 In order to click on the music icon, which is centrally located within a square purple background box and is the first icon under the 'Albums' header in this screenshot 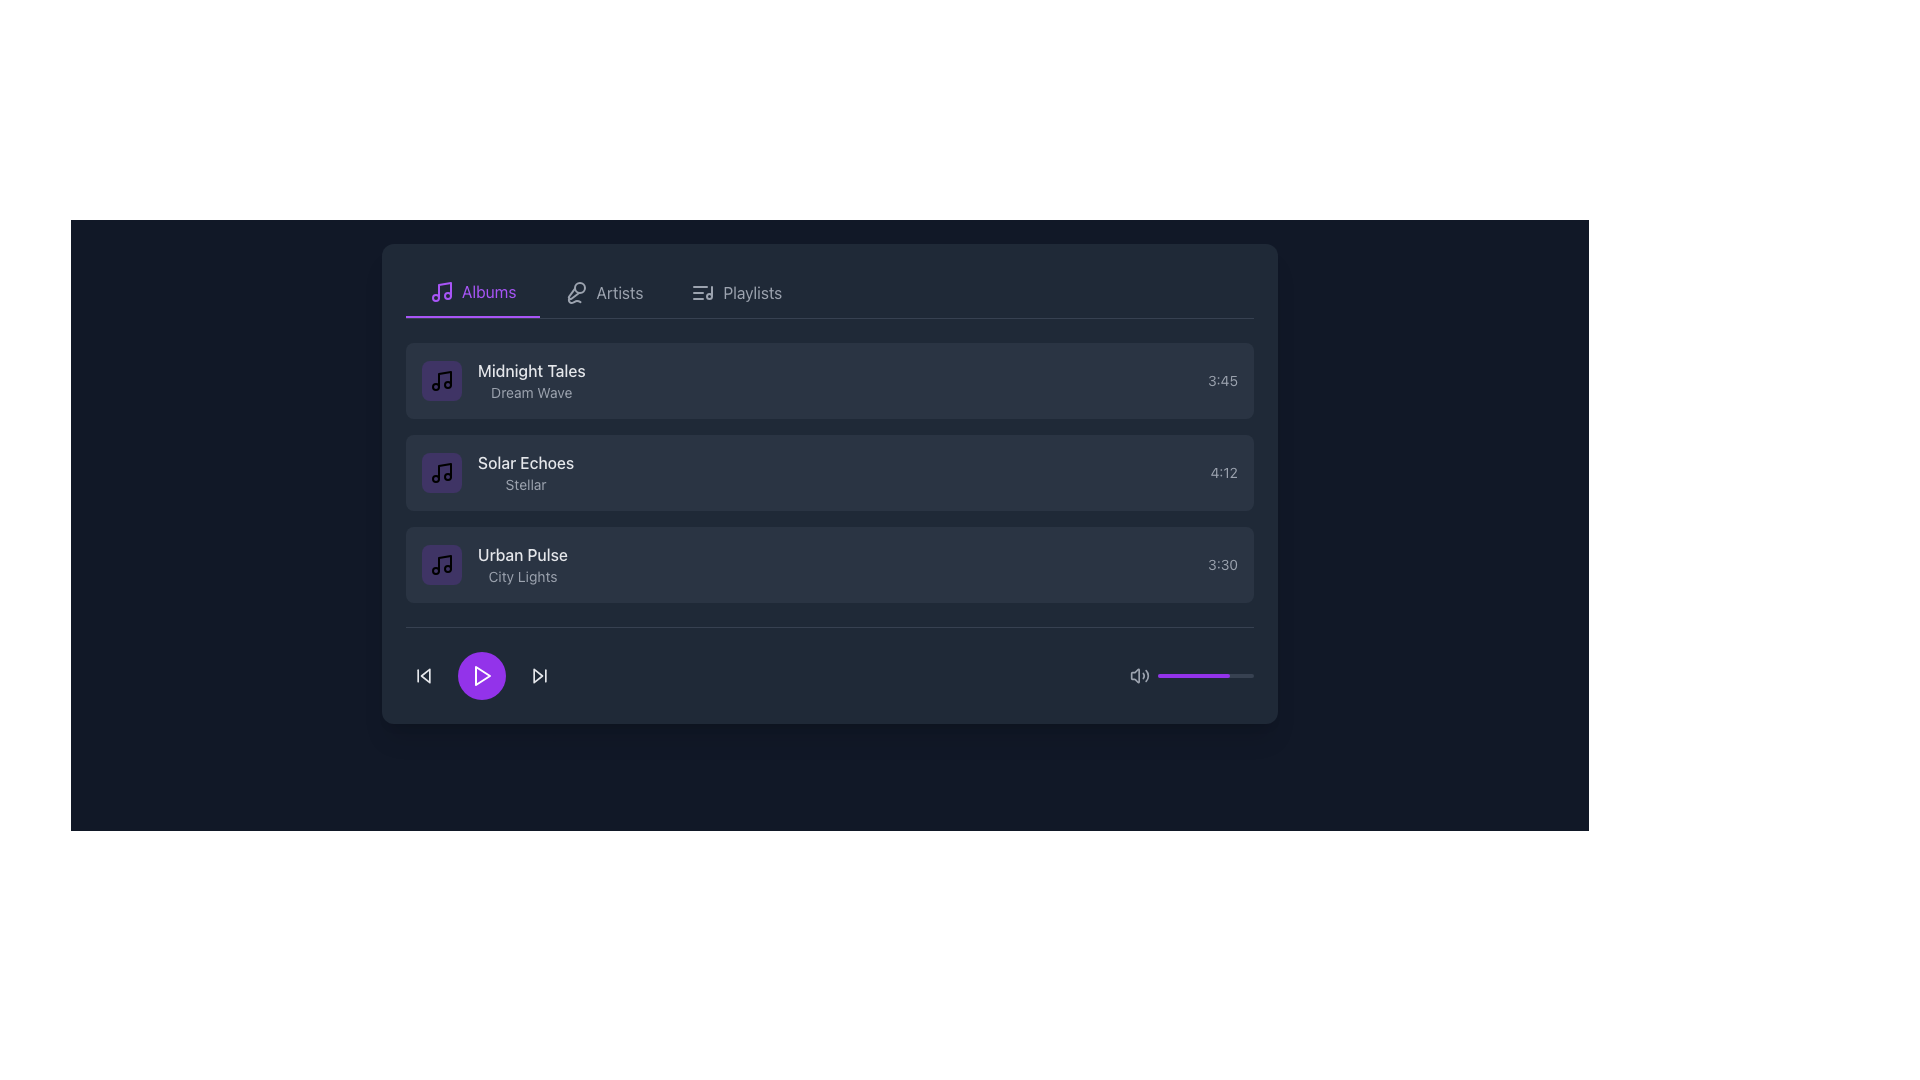, I will do `click(440, 473)`.